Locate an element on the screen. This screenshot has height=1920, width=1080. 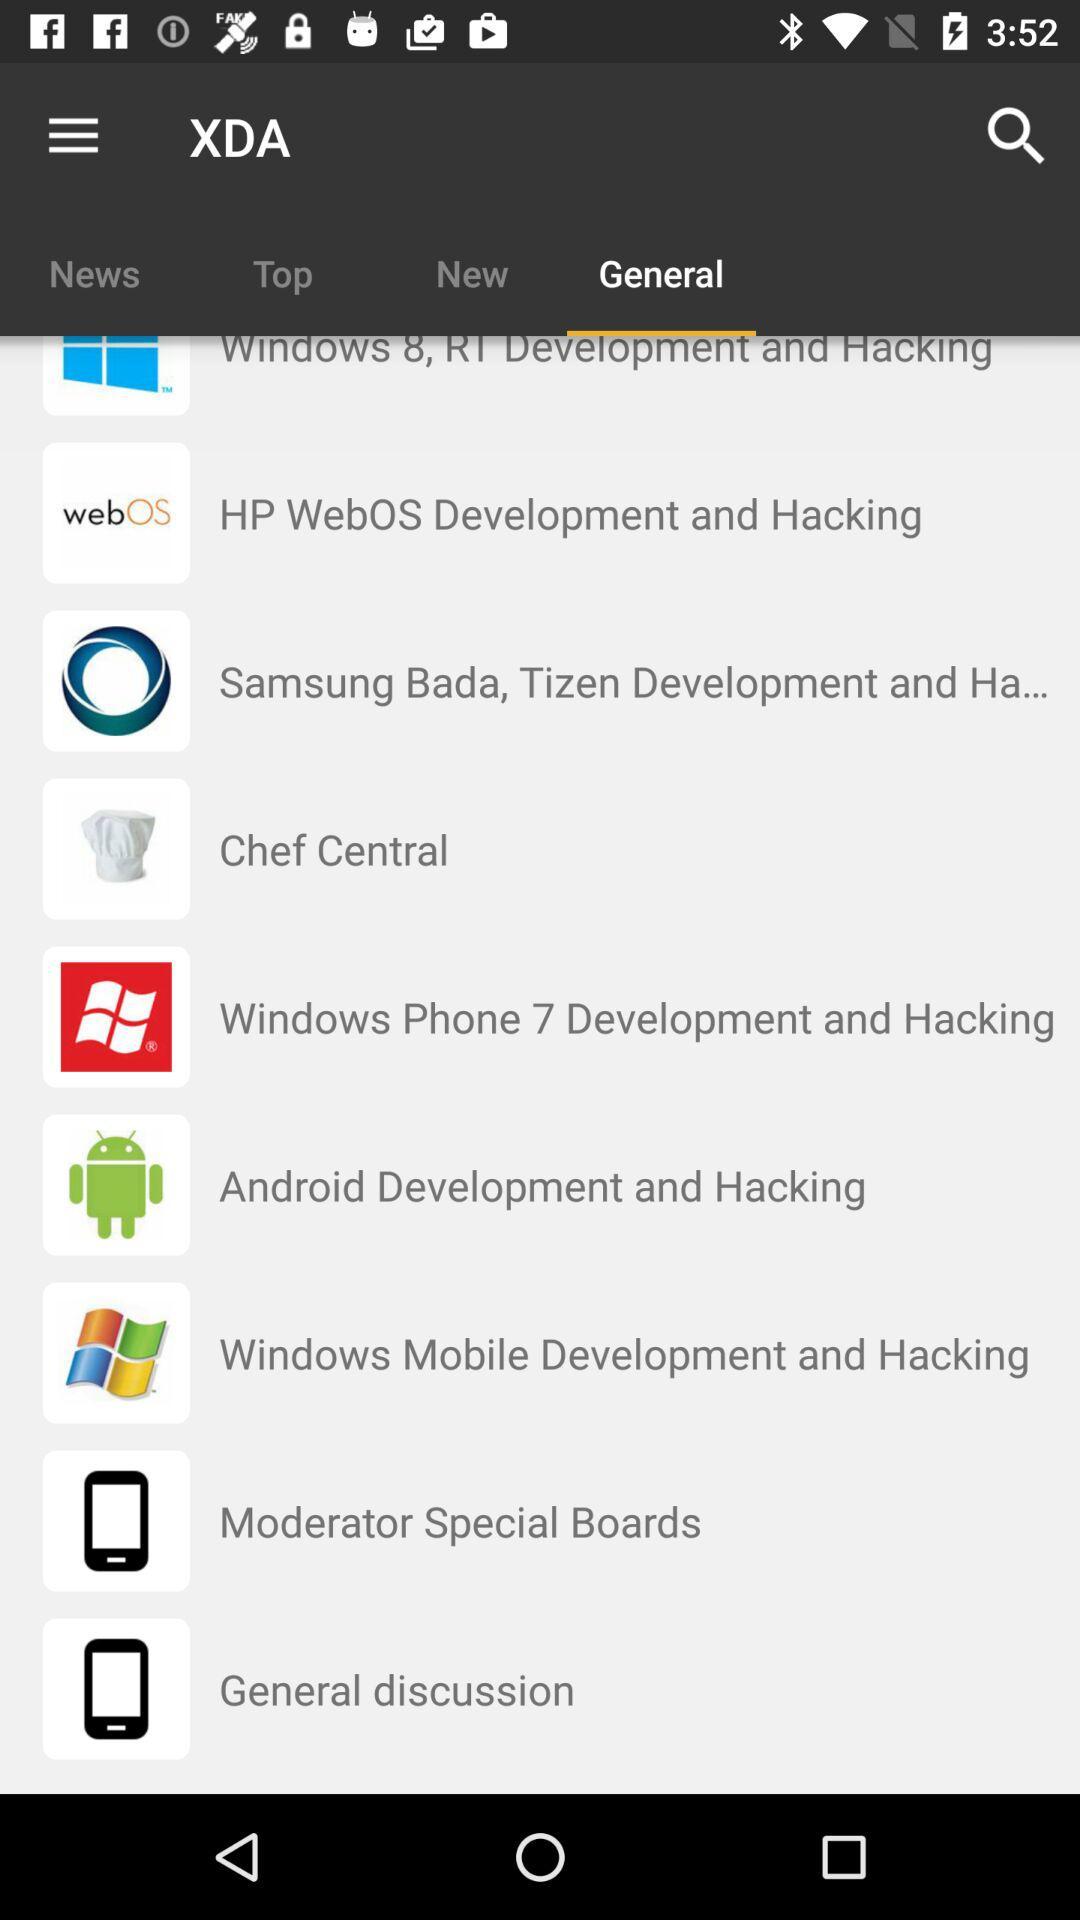
the icon above news item is located at coordinates (72, 135).